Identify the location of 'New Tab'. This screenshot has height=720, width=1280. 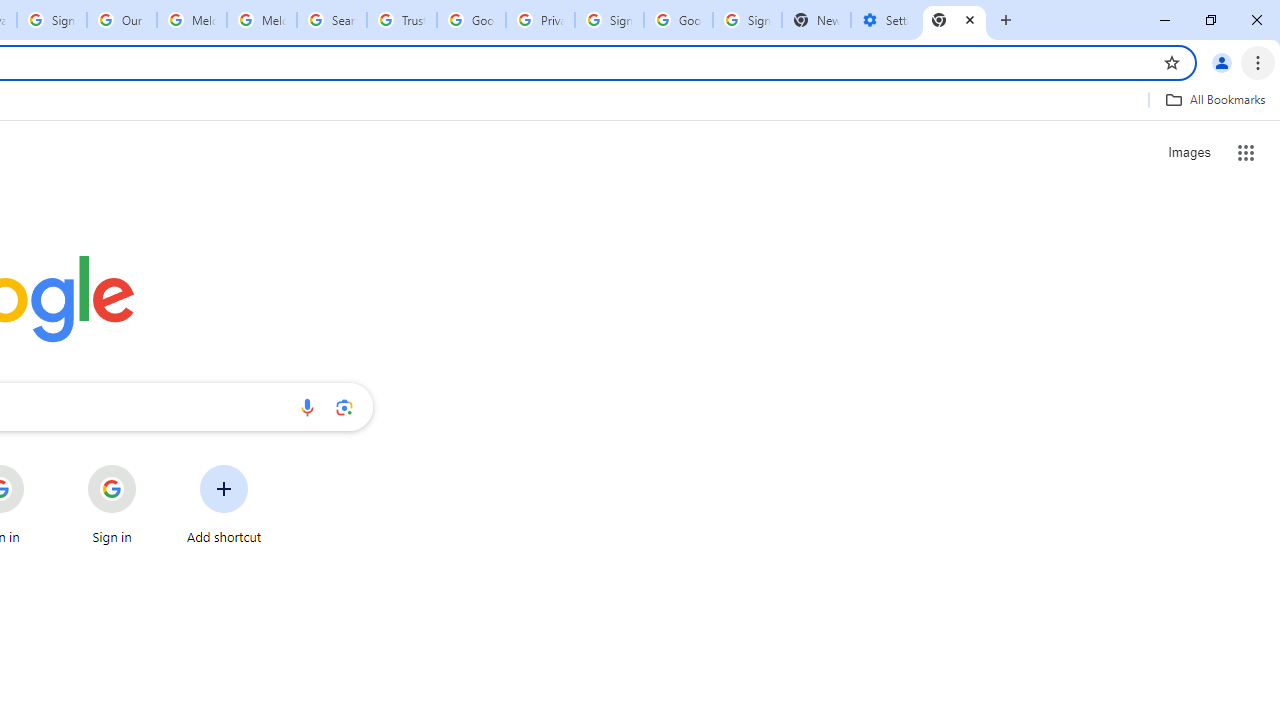
(953, 20).